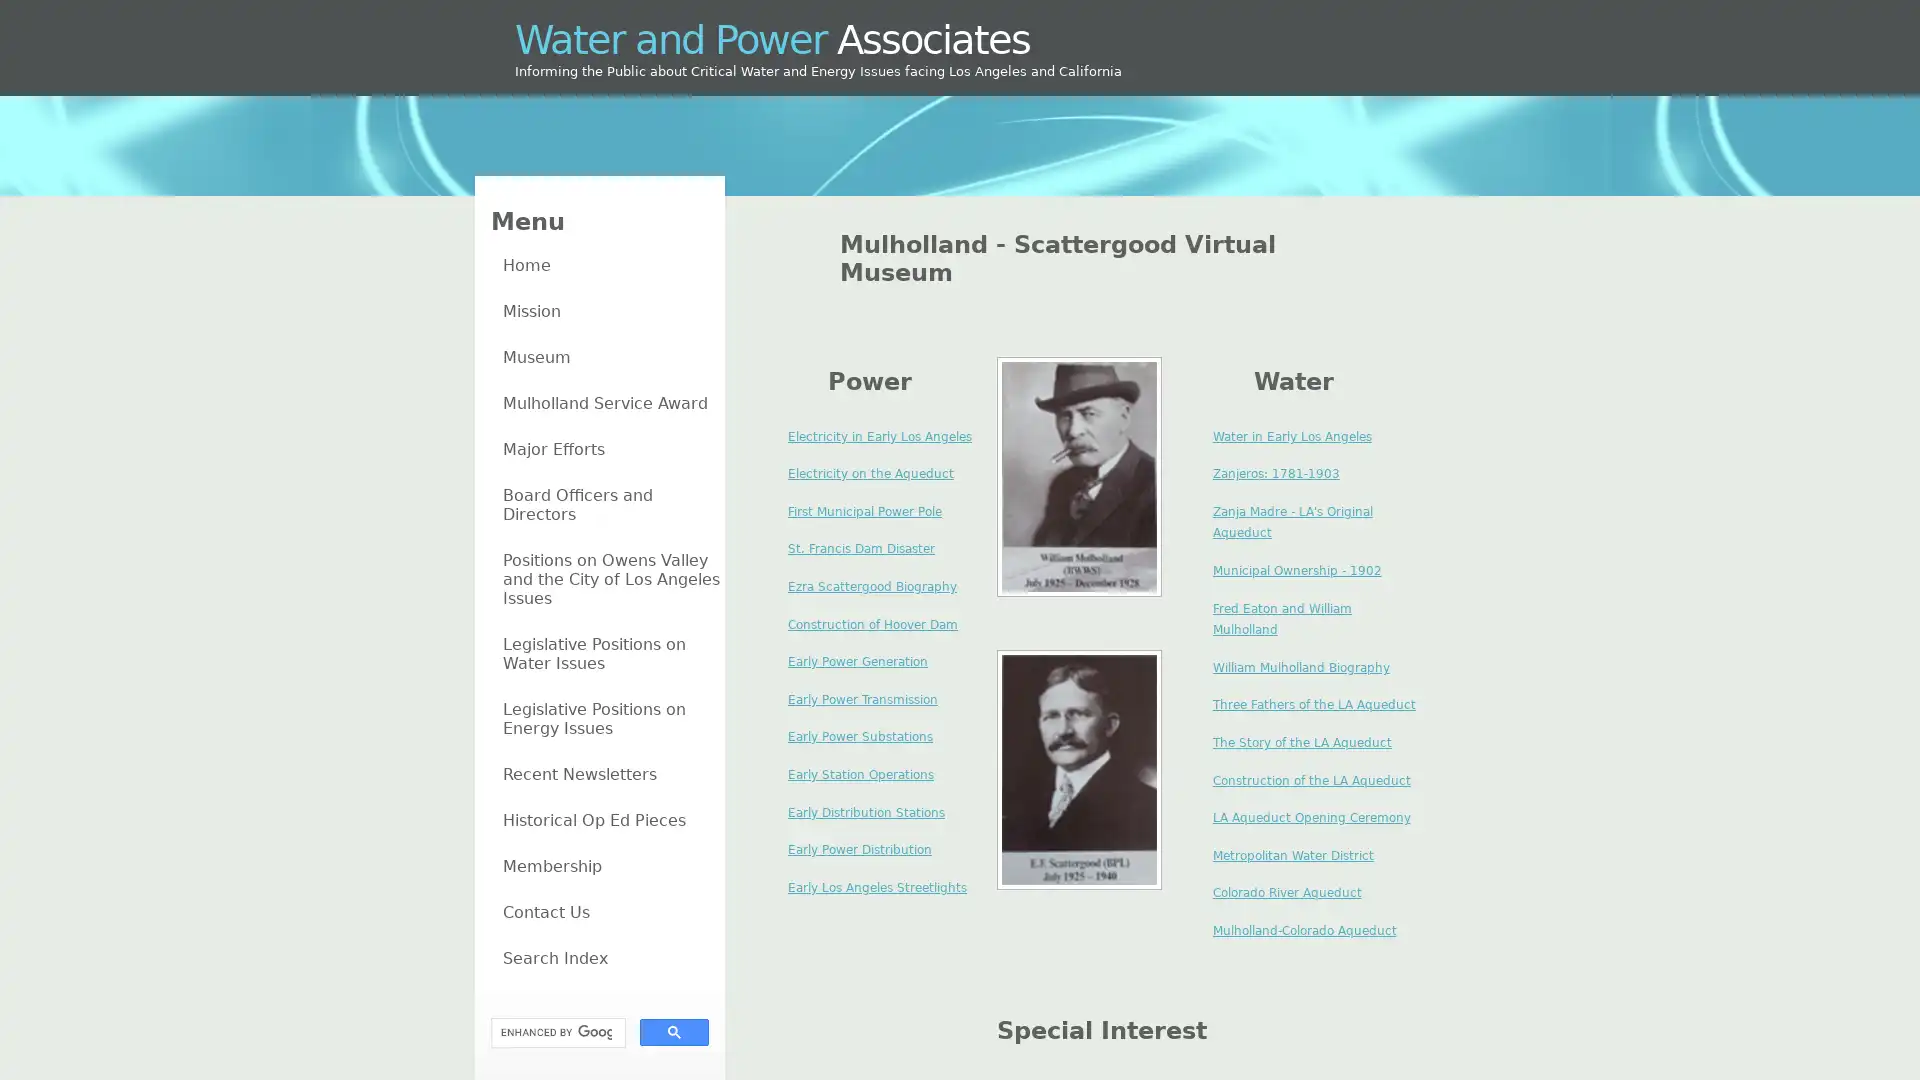 This screenshot has height=1080, width=1920. Describe the element at coordinates (674, 1032) in the screenshot. I see `search` at that location.